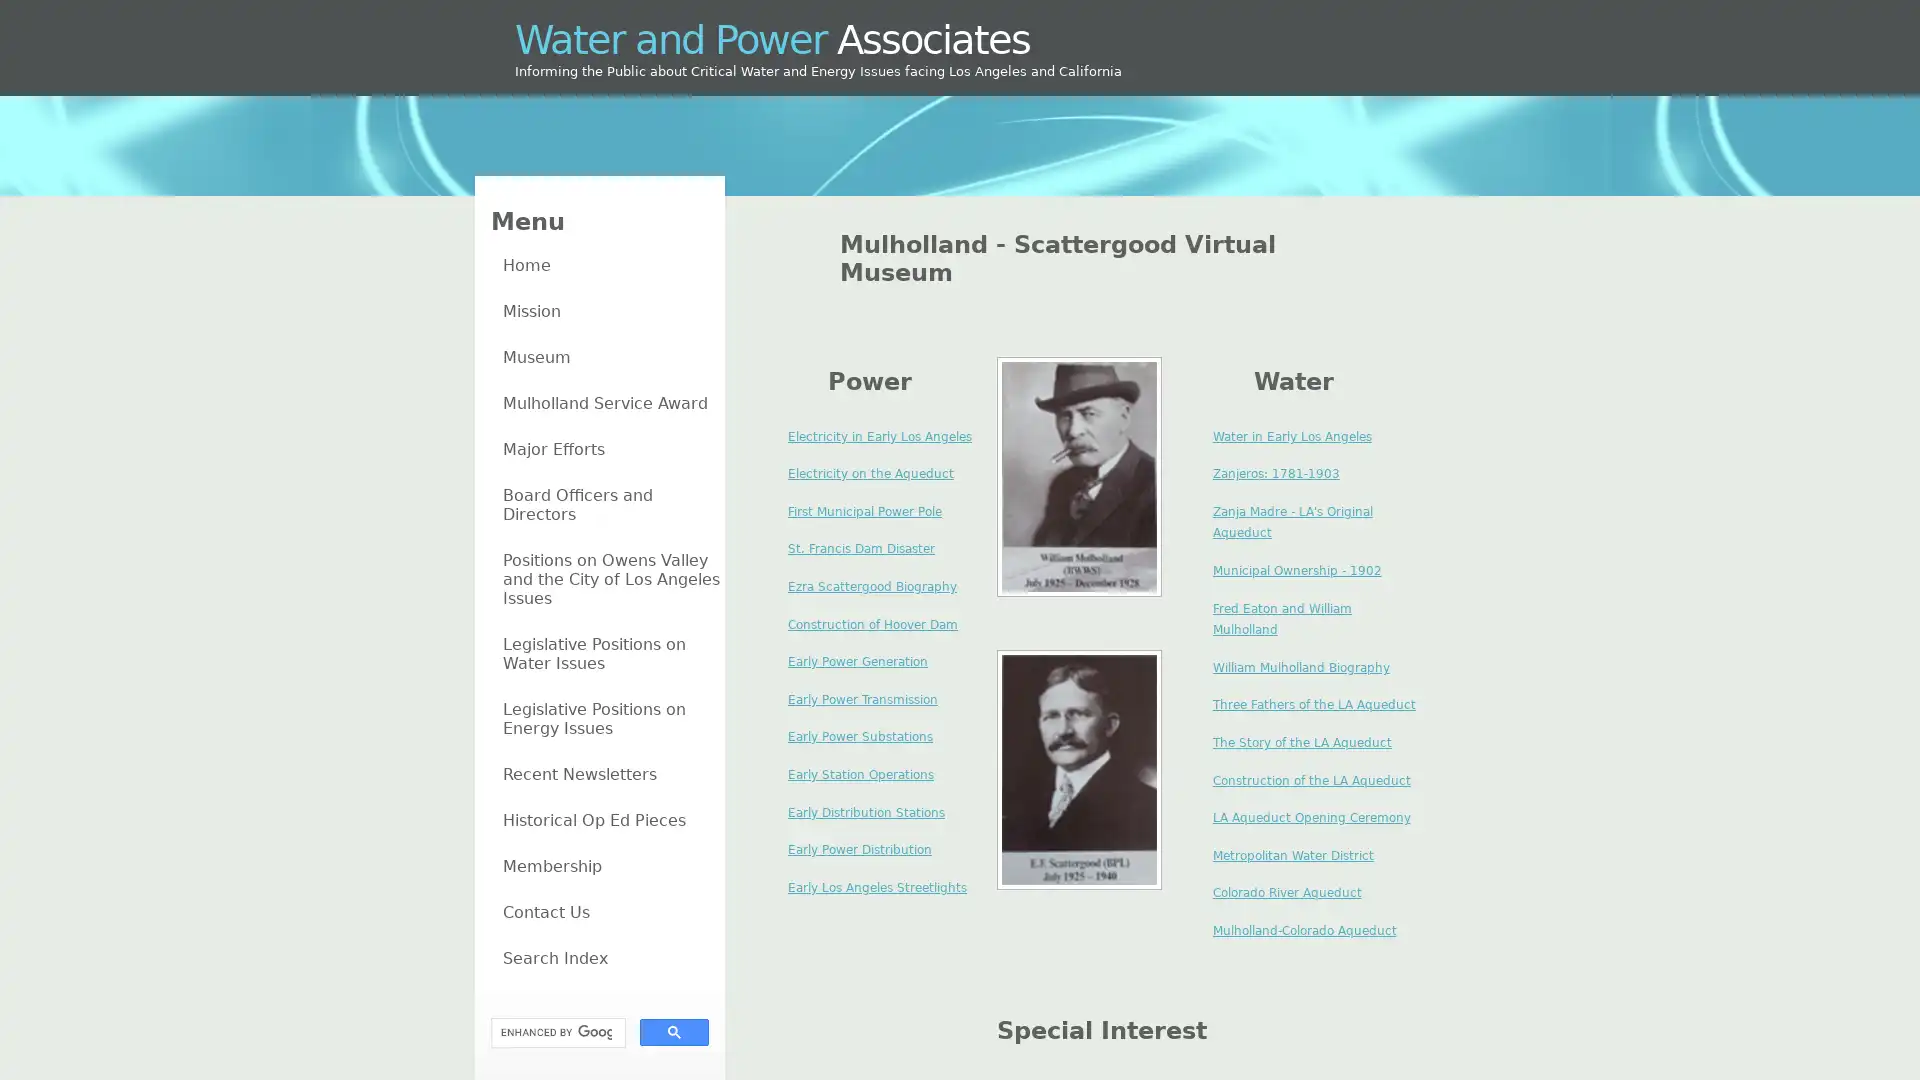 This screenshot has height=1080, width=1920. Describe the element at coordinates (674, 1032) in the screenshot. I see `search` at that location.